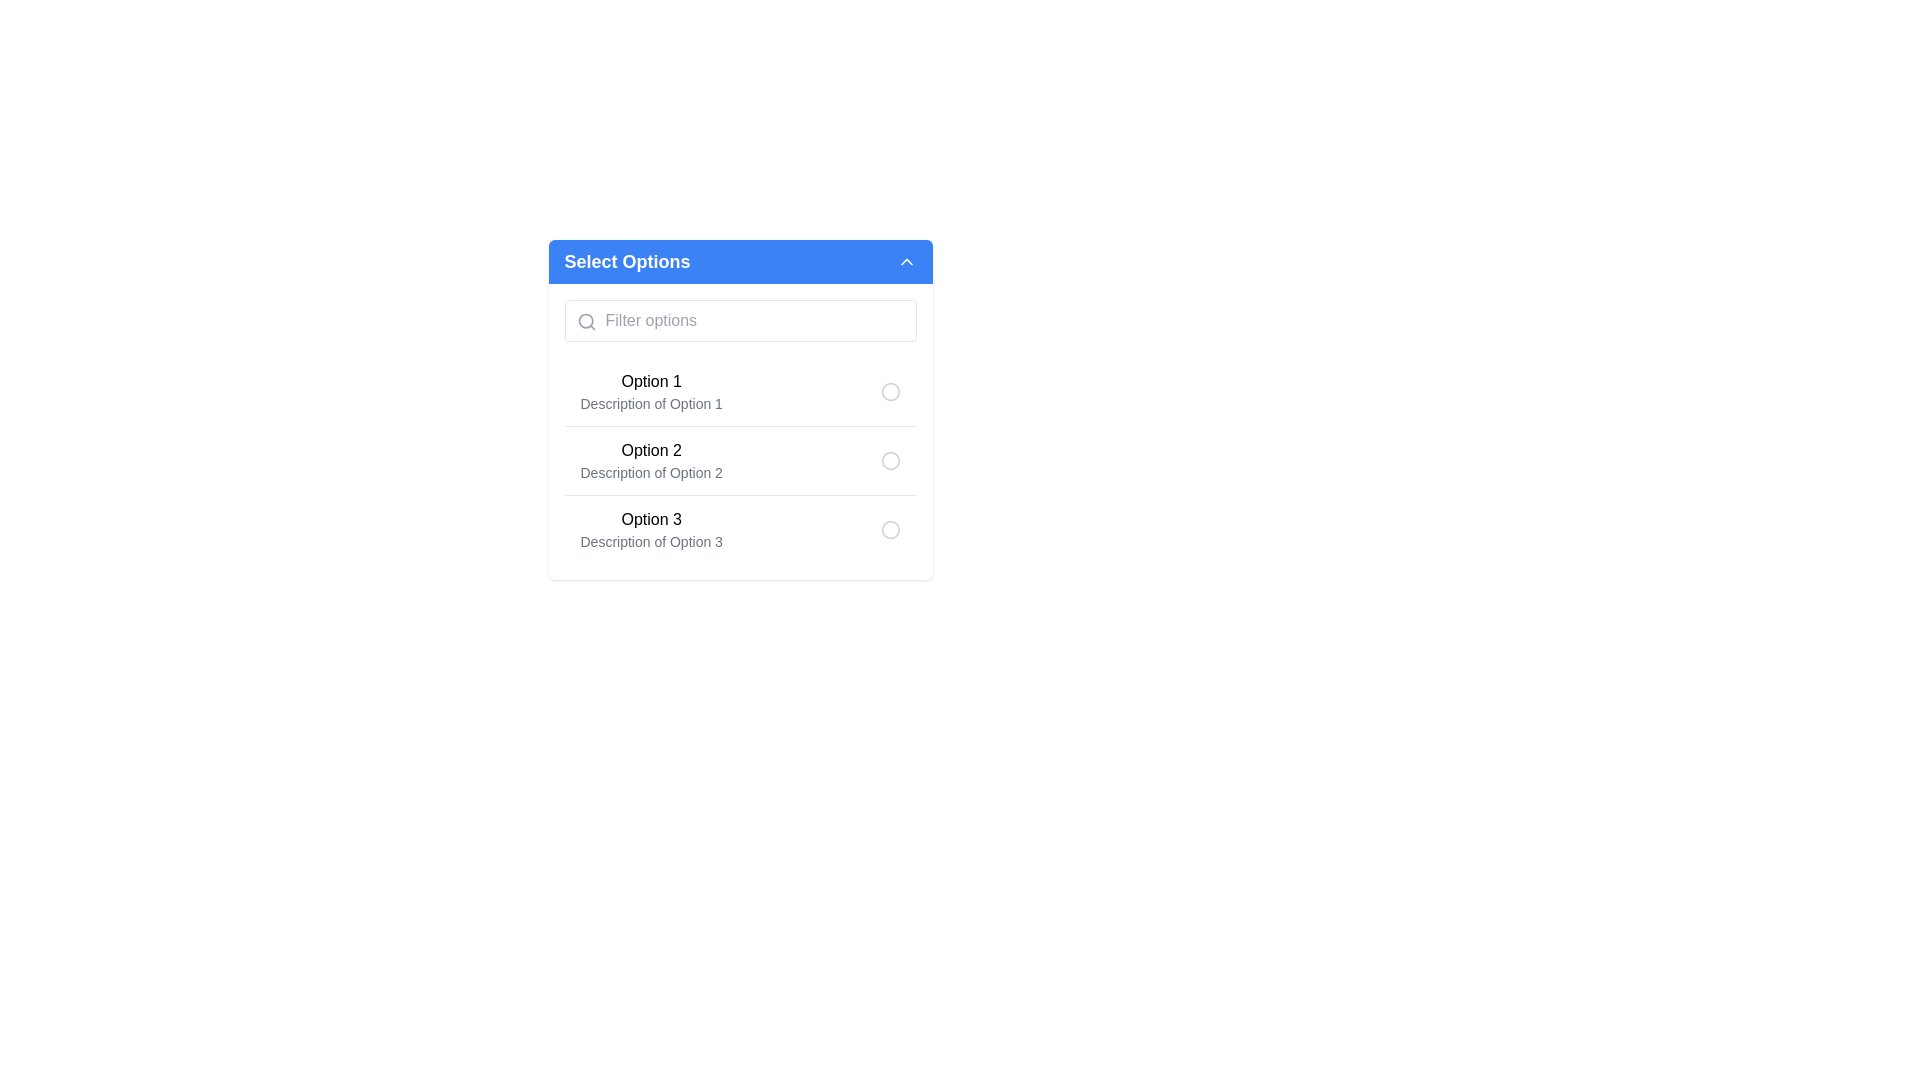 The image size is (1920, 1080). Describe the element at coordinates (739, 528) in the screenshot. I see `the third selectable row in the dropdown menu labeled 'Option 3'` at that location.